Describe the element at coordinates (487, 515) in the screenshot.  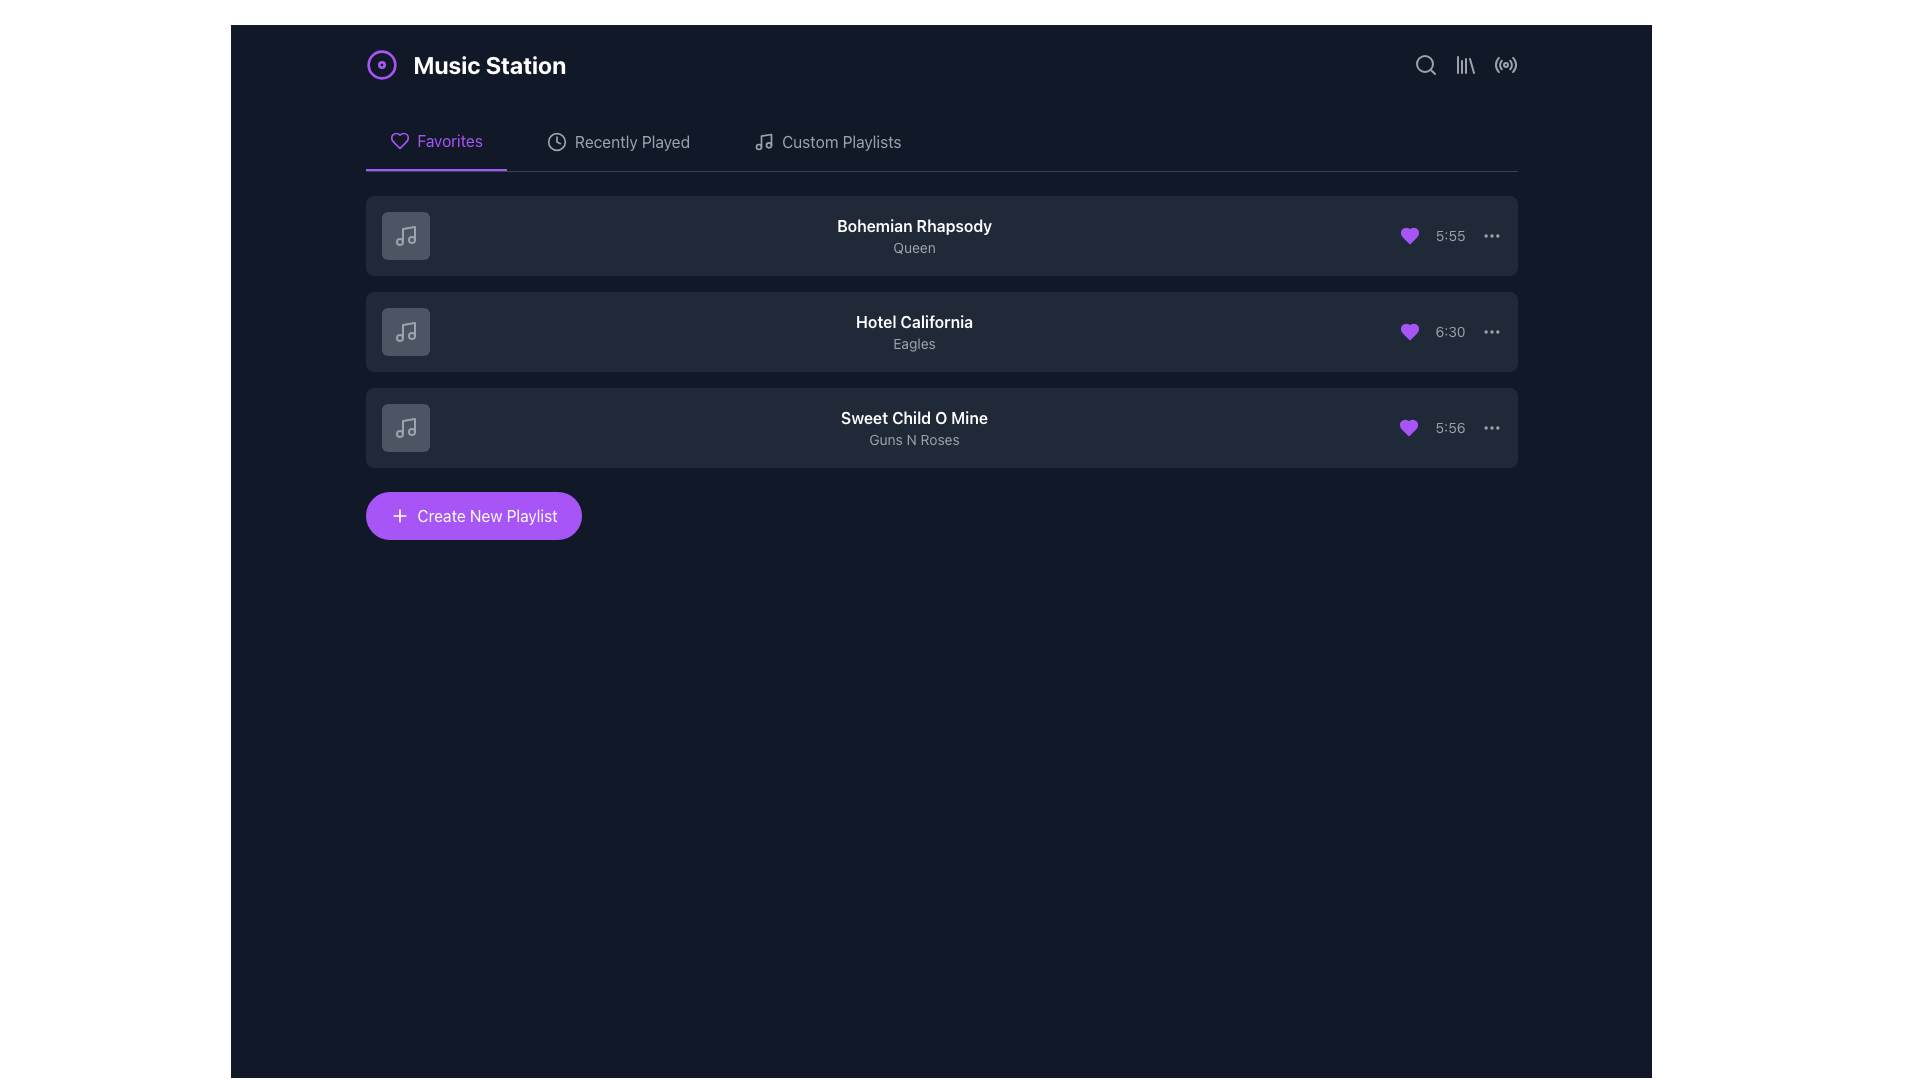
I see `the static text within the button that serves as a label for creating a new playlist, located at the center-right of the interactive rectangular button near the bottom of the playlist list` at that location.